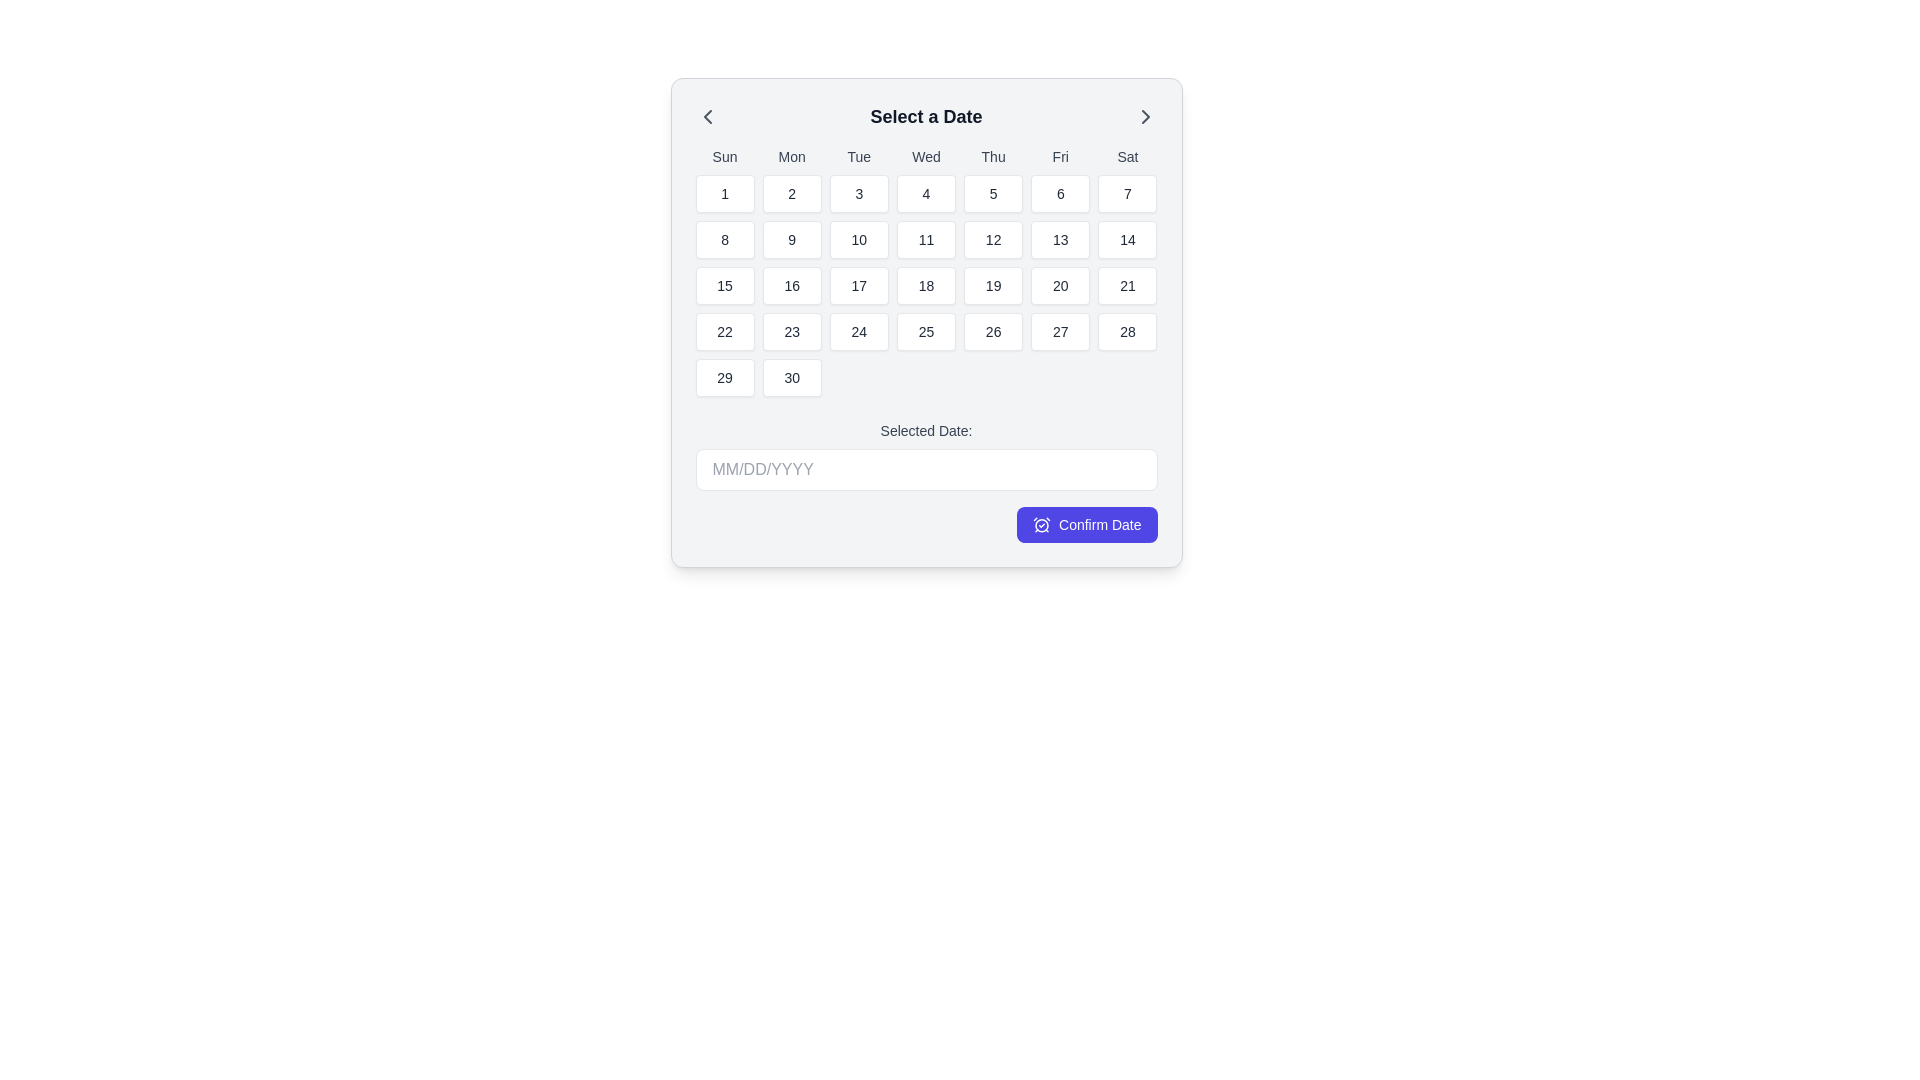 Image resolution: width=1920 pixels, height=1080 pixels. What do you see at coordinates (925, 238) in the screenshot?
I see `the square-shaped button with the number '11' in a bolded font, located in the fourth row and fifth column of the calendar grid under 'Wed'` at bounding box center [925, 238].